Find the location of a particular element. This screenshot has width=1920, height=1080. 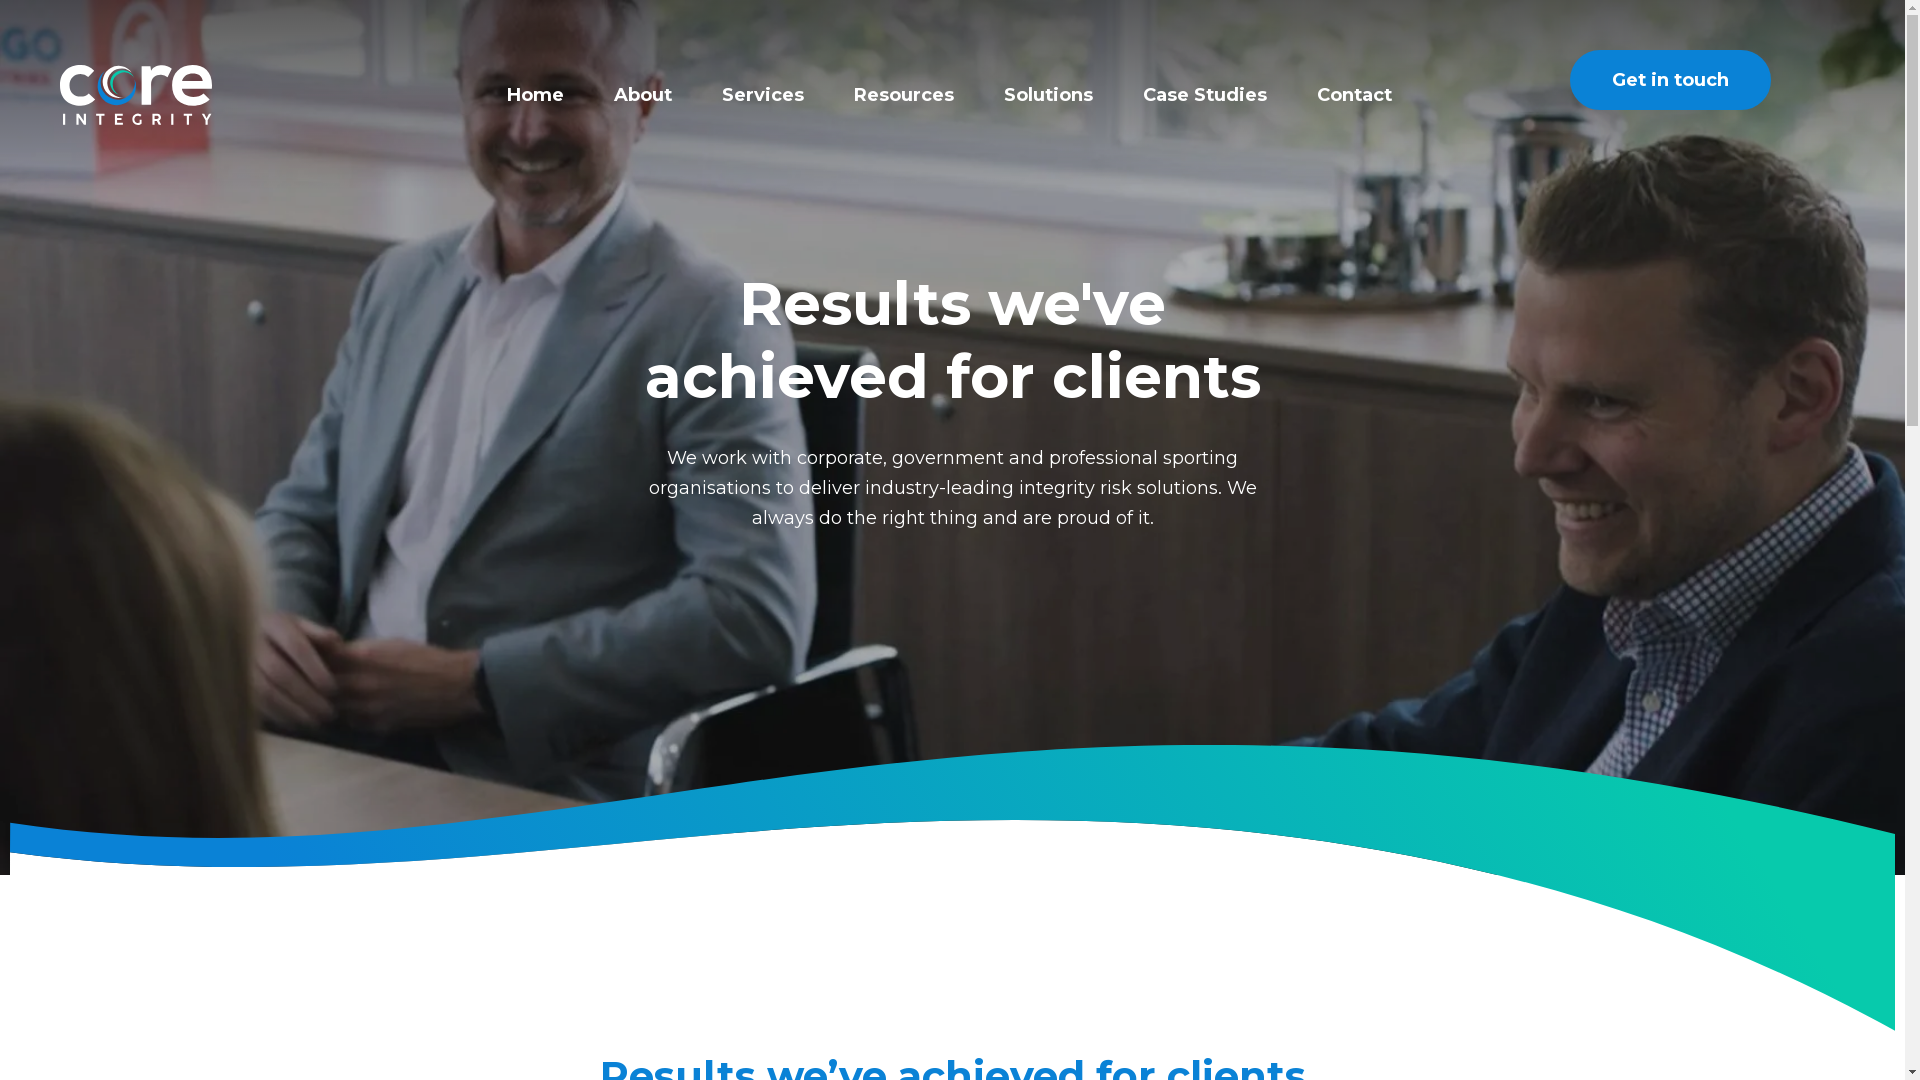

'Services' is located at coordinates (720, 95).